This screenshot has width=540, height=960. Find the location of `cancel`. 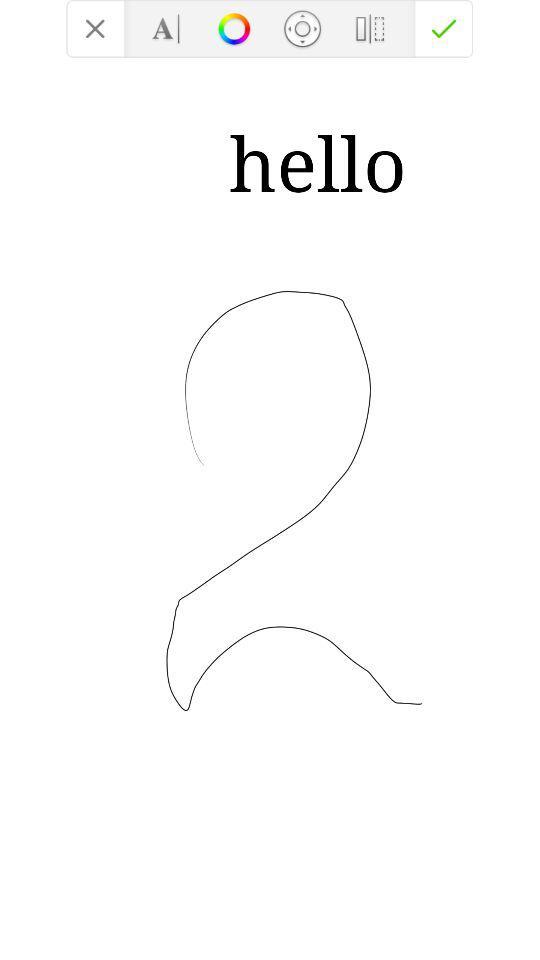

cancel is located at coordinates (94, 27).